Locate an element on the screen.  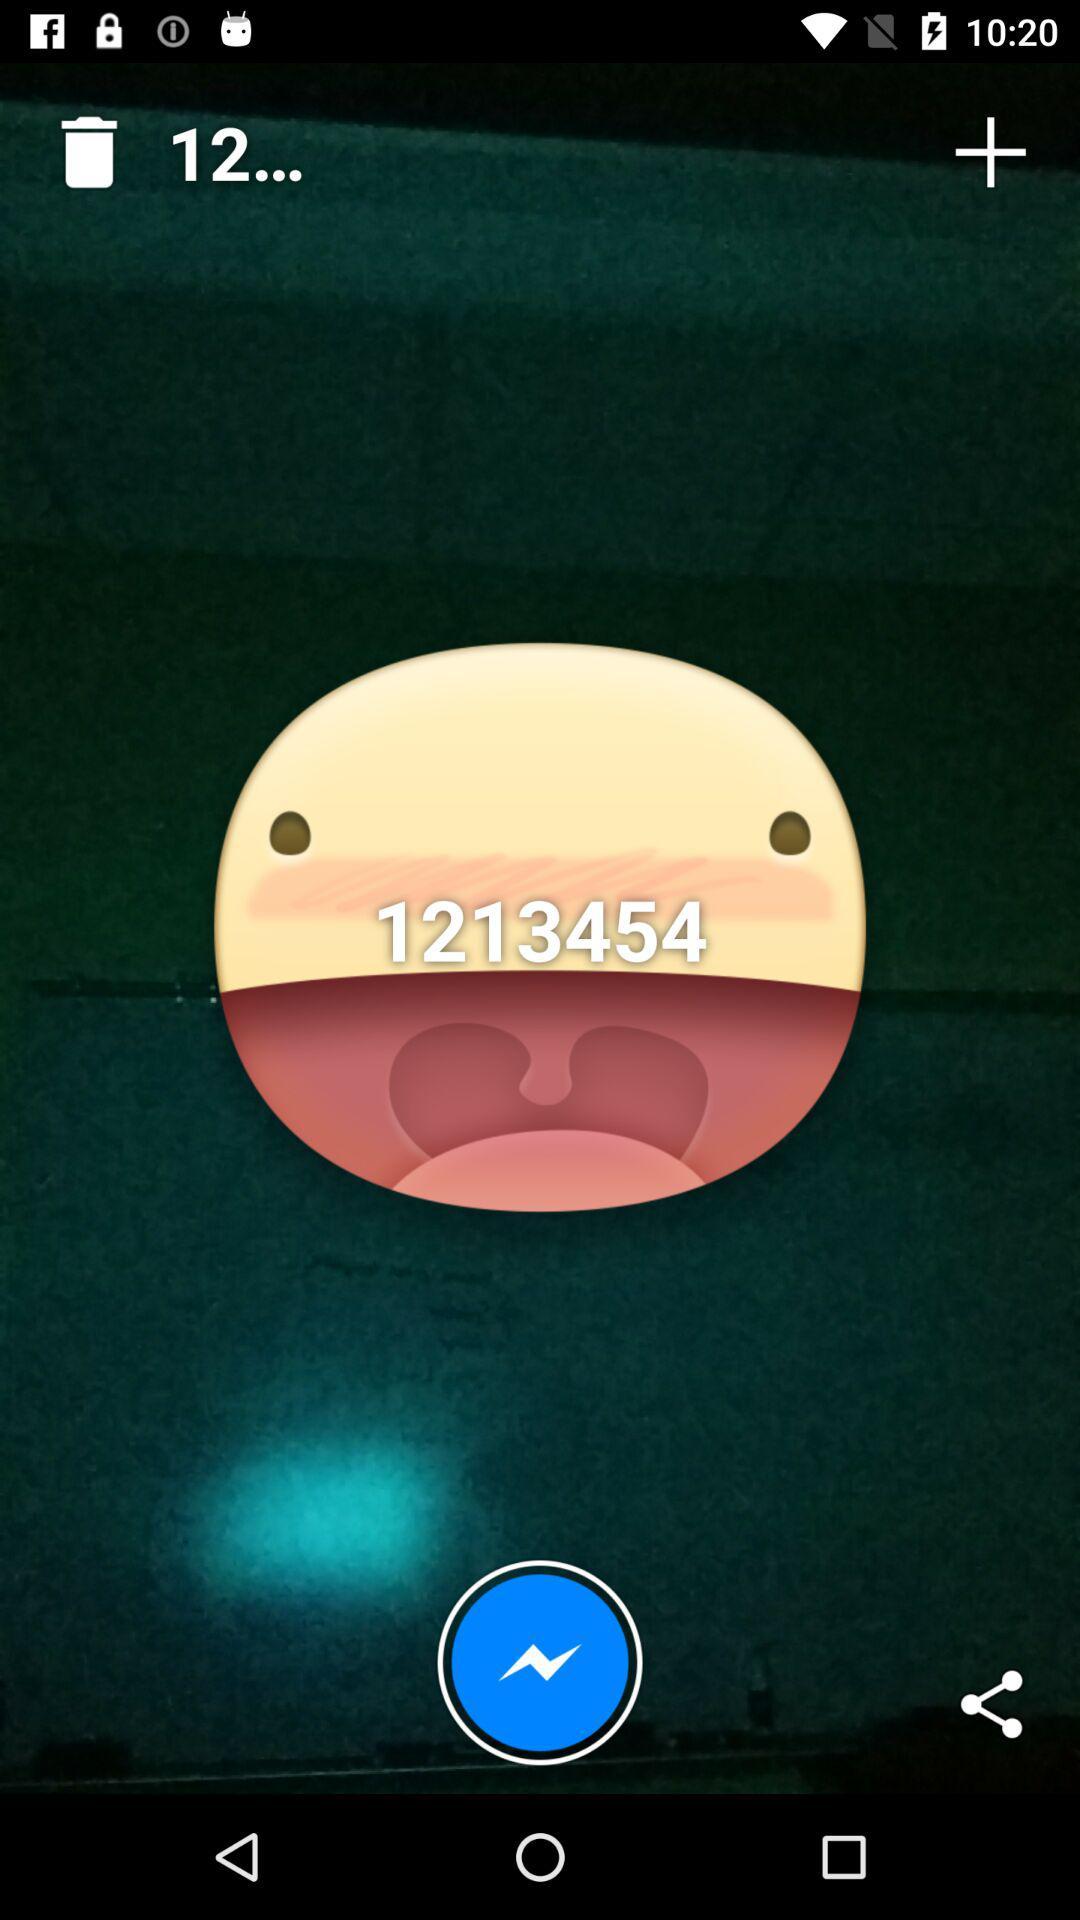
the icon at the bottom right corner is located at coordinates (990, 1703).